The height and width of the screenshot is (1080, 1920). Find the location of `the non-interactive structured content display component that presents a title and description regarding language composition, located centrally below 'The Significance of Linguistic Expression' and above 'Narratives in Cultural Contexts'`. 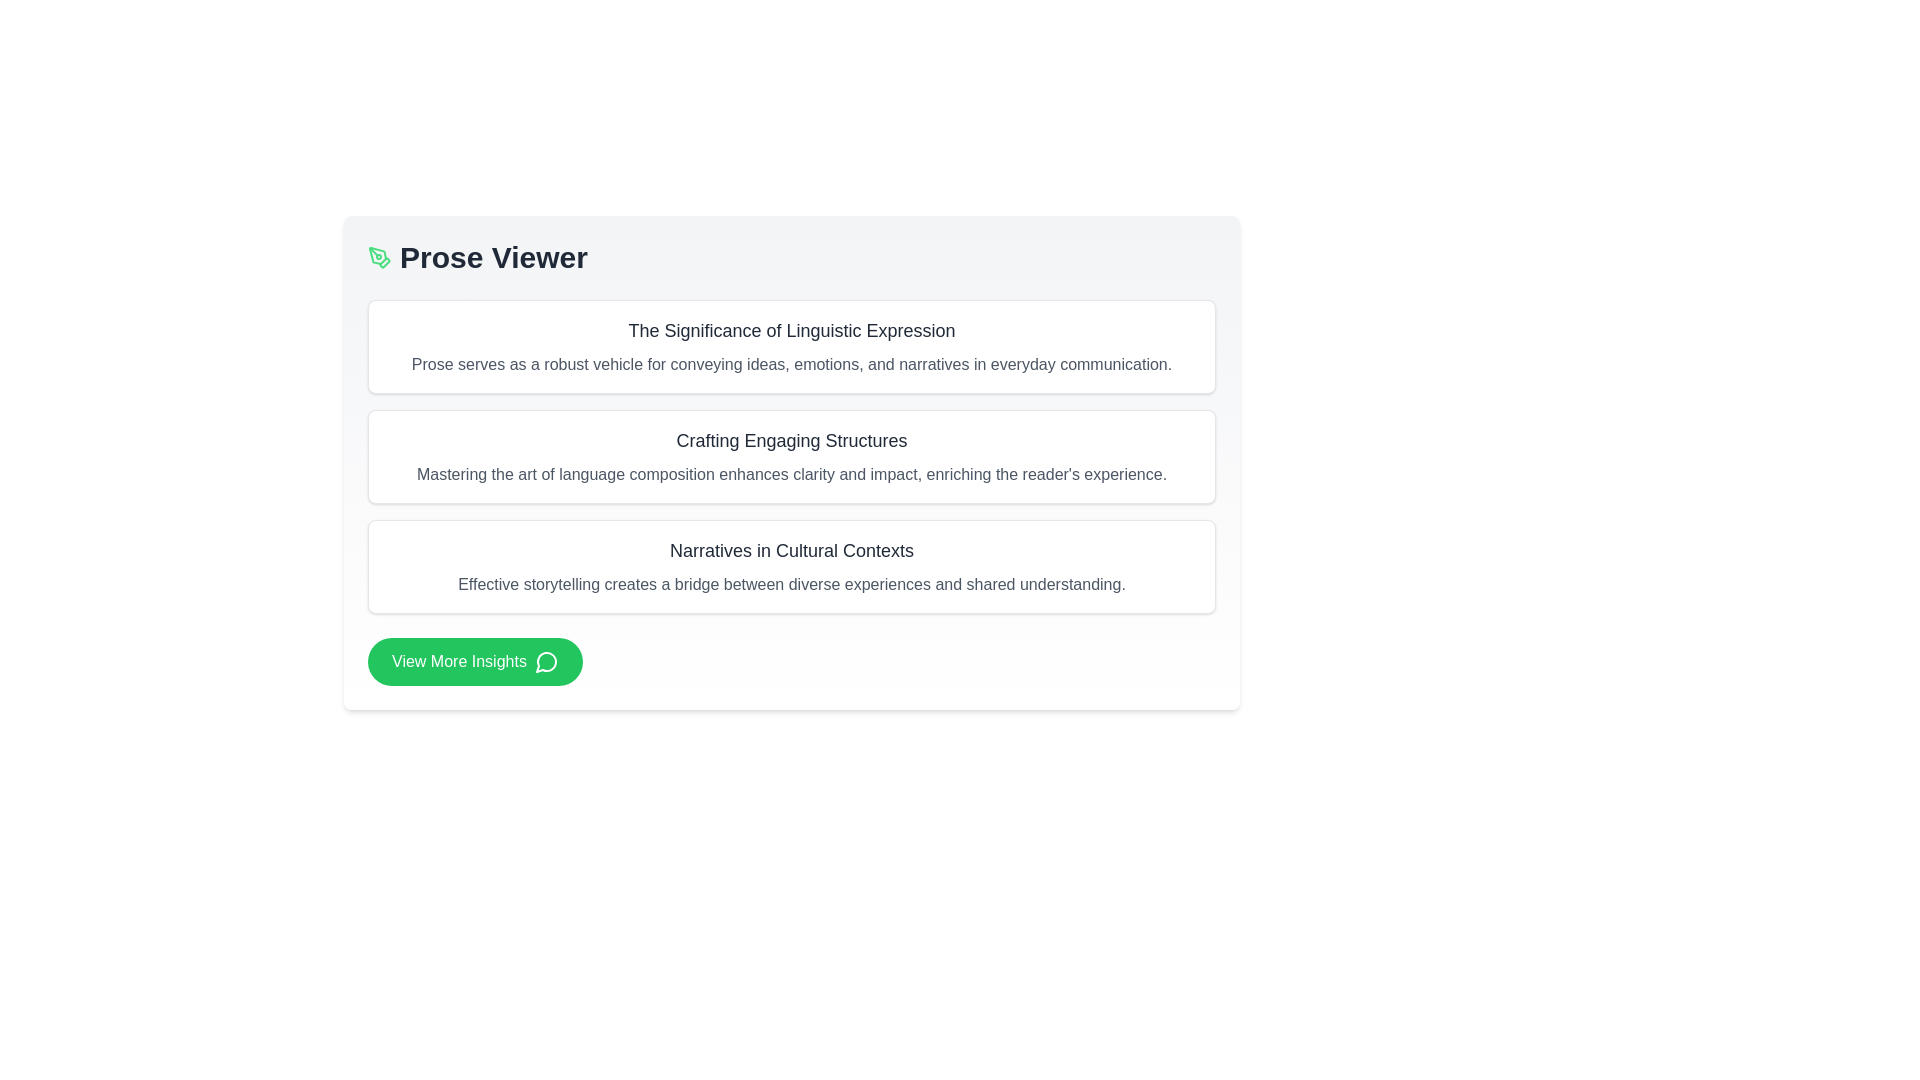

the non-interactive structured content display component that presents a title and description regarding language composition, located centrally below 'The Significance of Linguistic Expression' and above 'Narratives in Cultural Contexts' is located at coordinates (791, 456).